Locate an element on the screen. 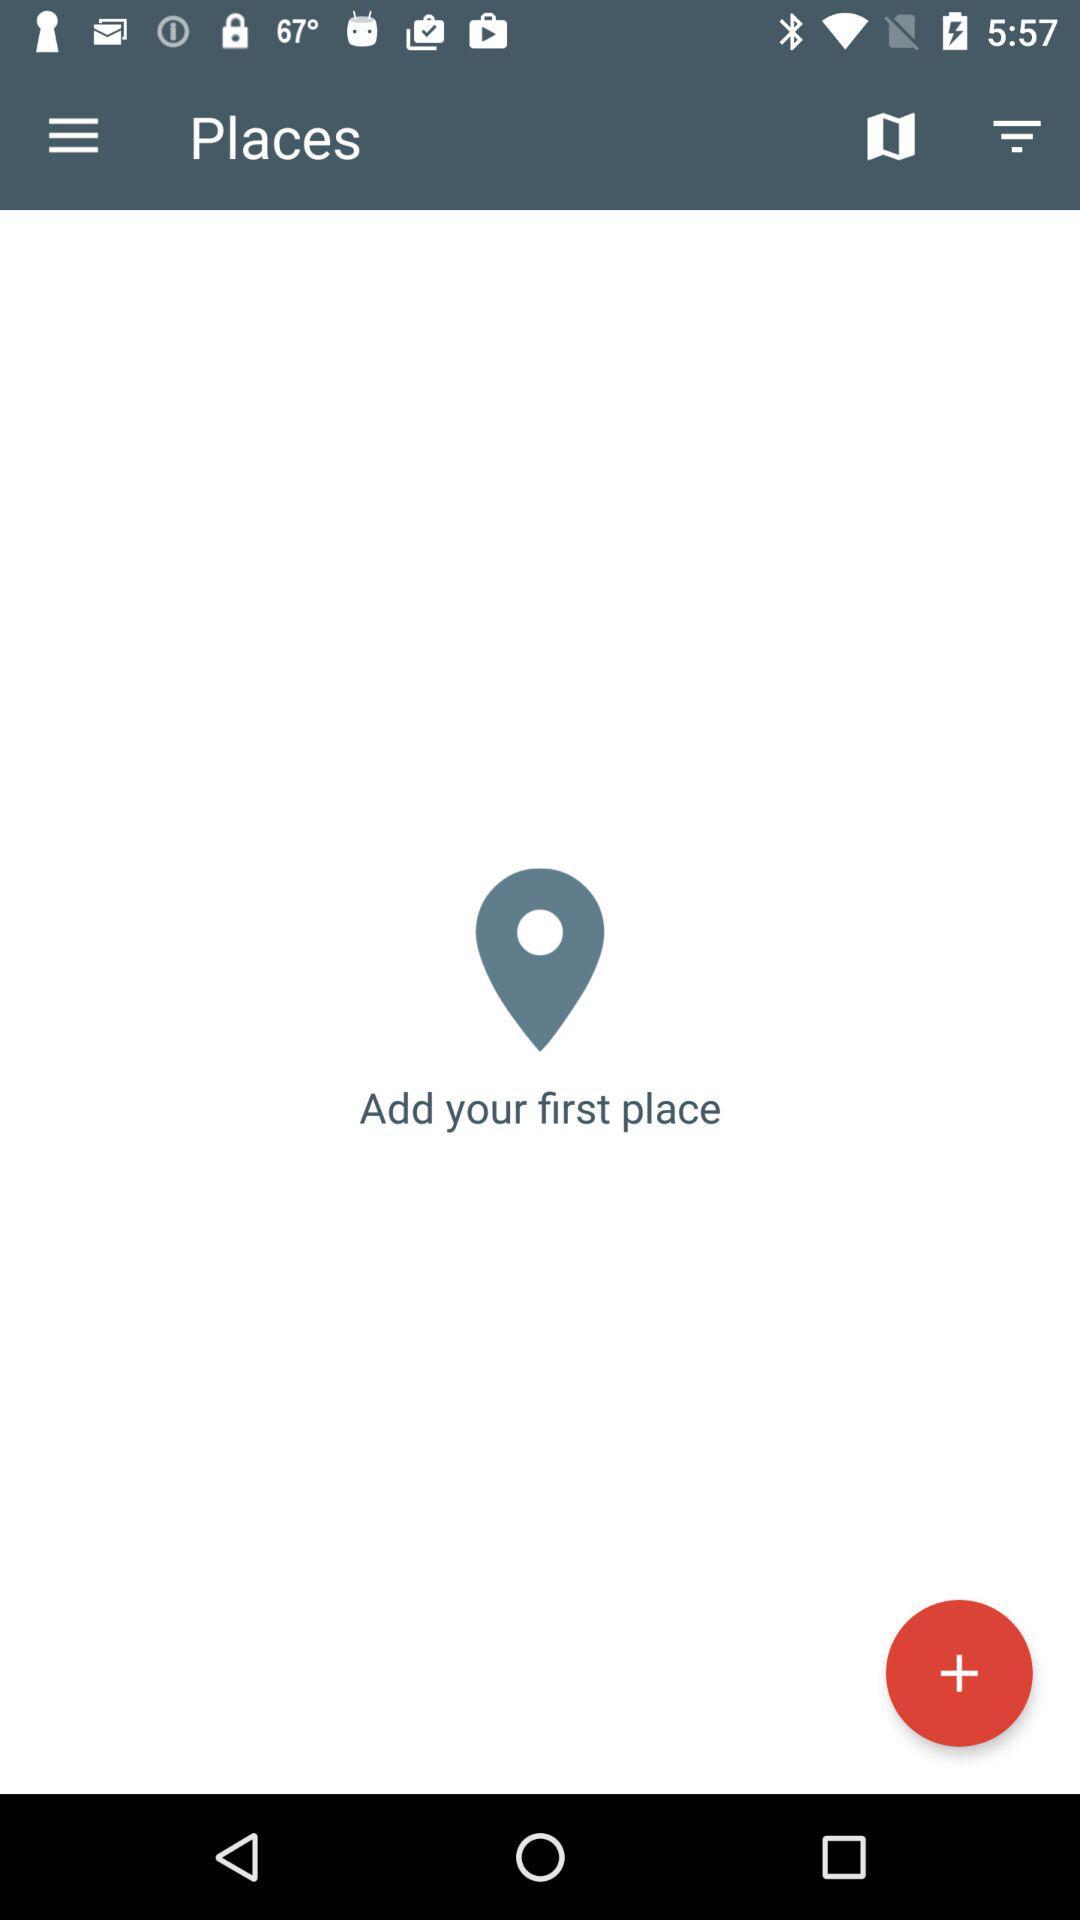 This screenshot has height=1920, width=1080. the item next to places icon is located at coordinates (890, 135).